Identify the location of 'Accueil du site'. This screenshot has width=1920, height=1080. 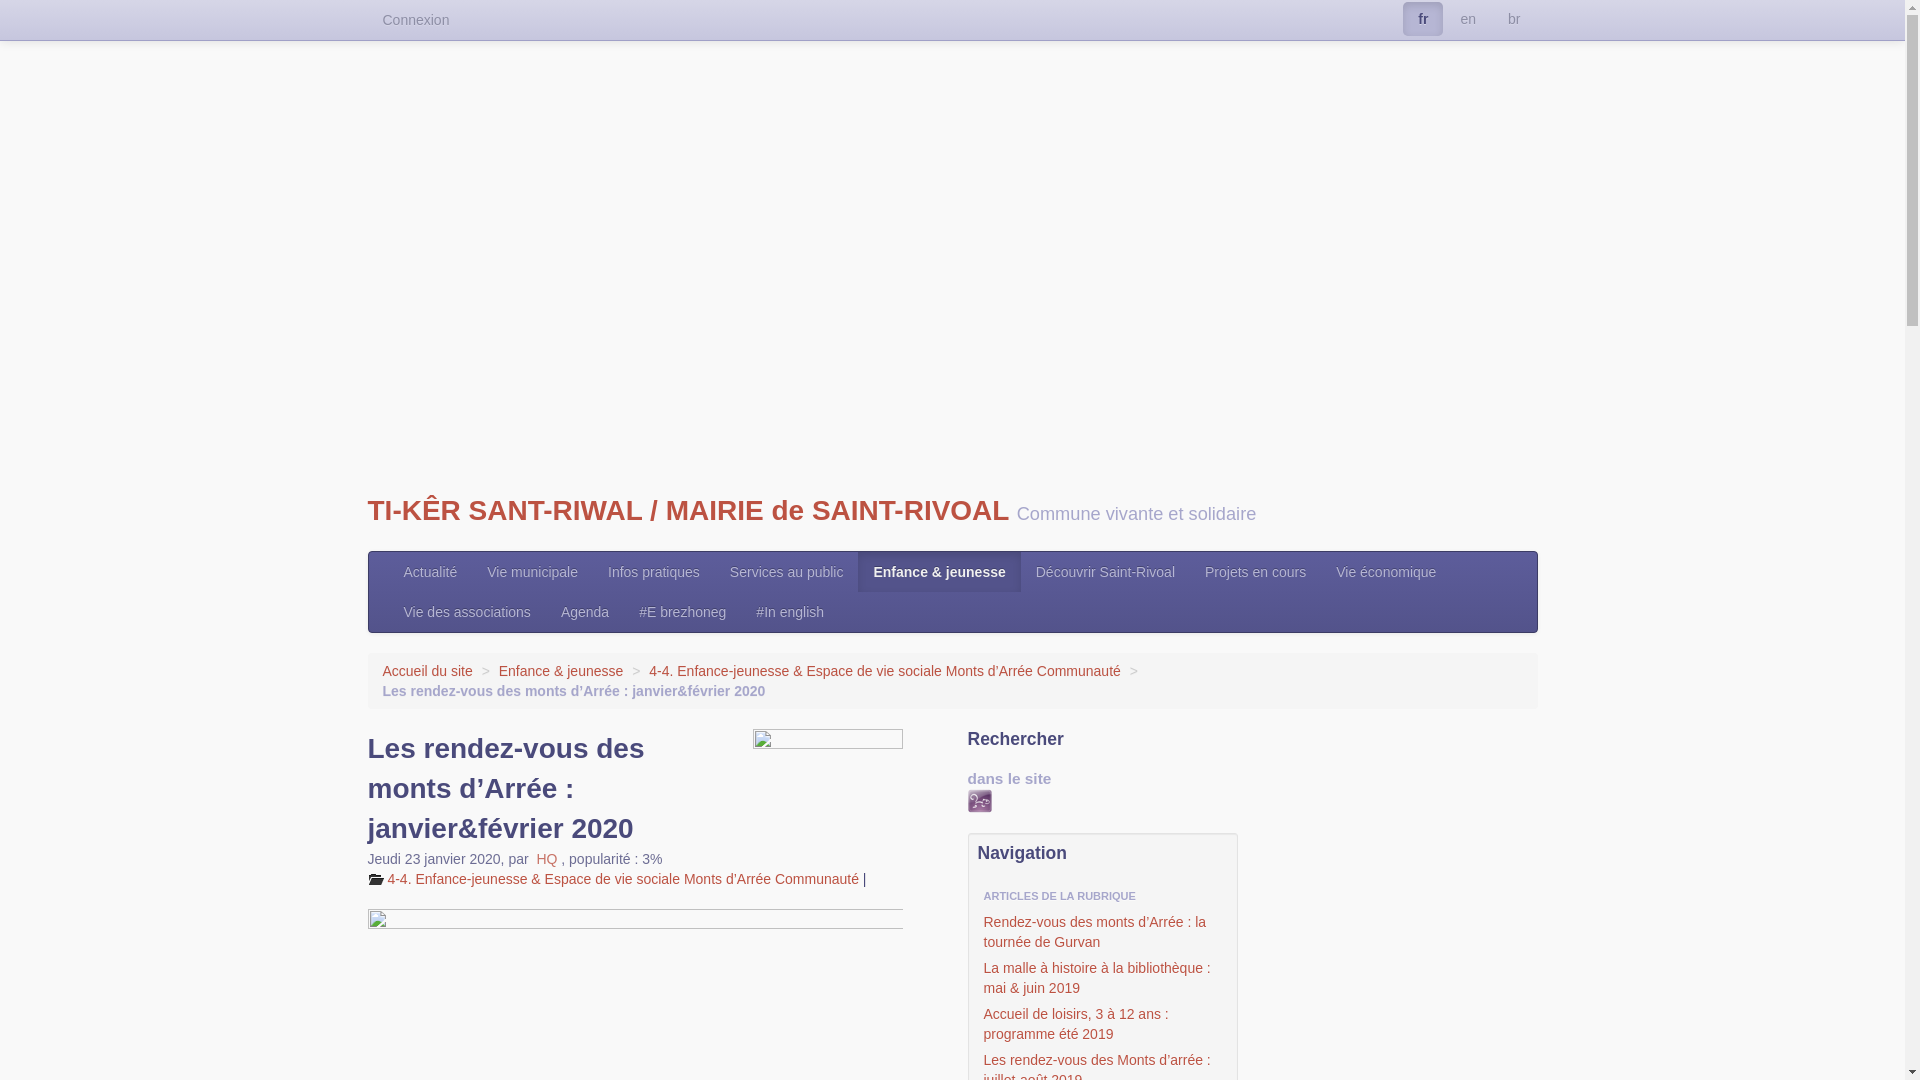
(426, 671).